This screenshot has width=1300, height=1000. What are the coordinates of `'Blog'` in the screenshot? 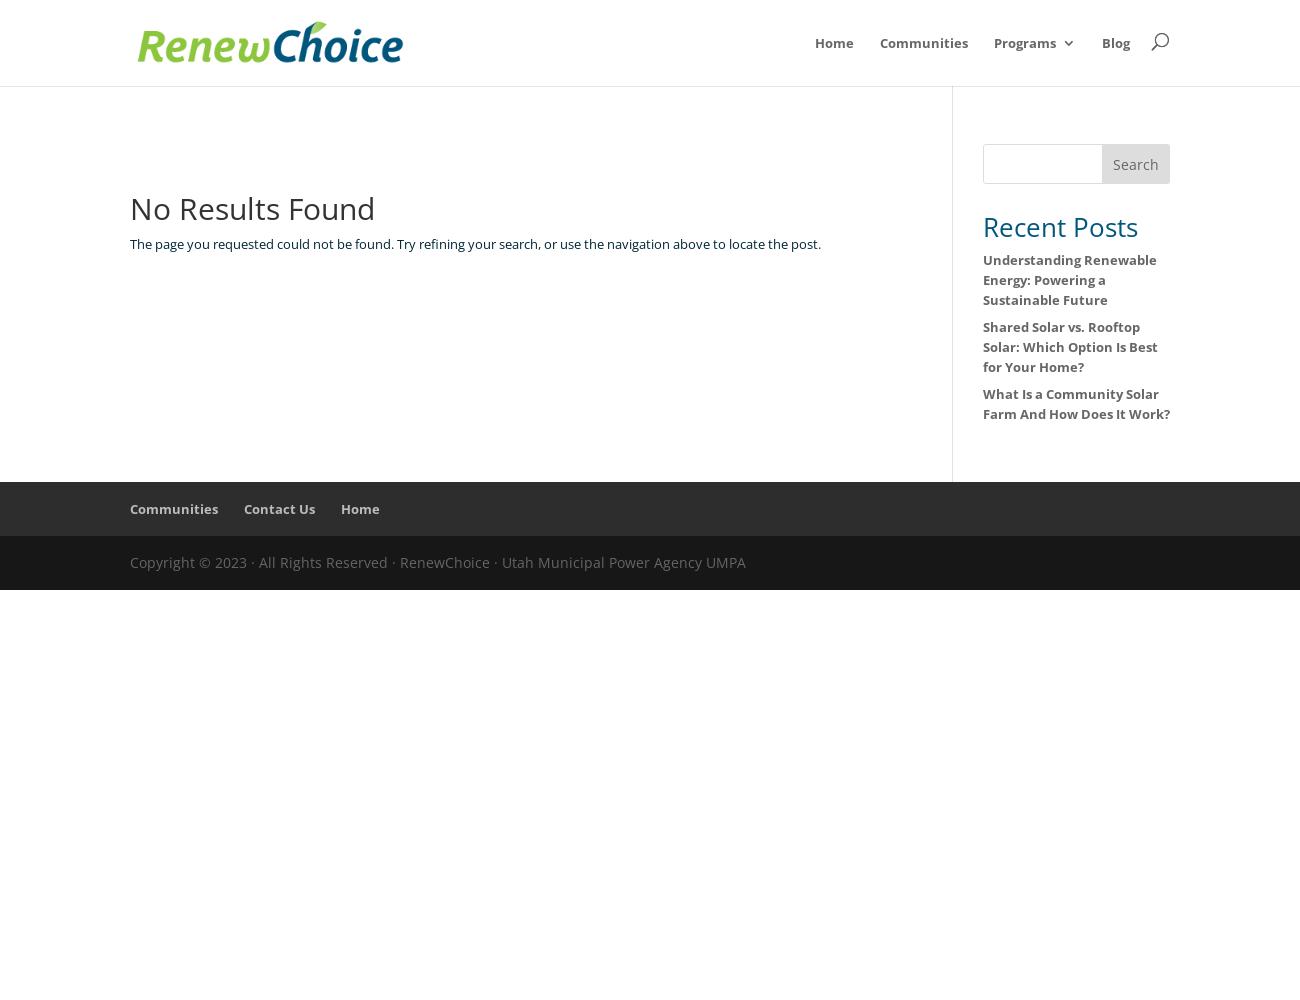 It's located at (1115, 43).